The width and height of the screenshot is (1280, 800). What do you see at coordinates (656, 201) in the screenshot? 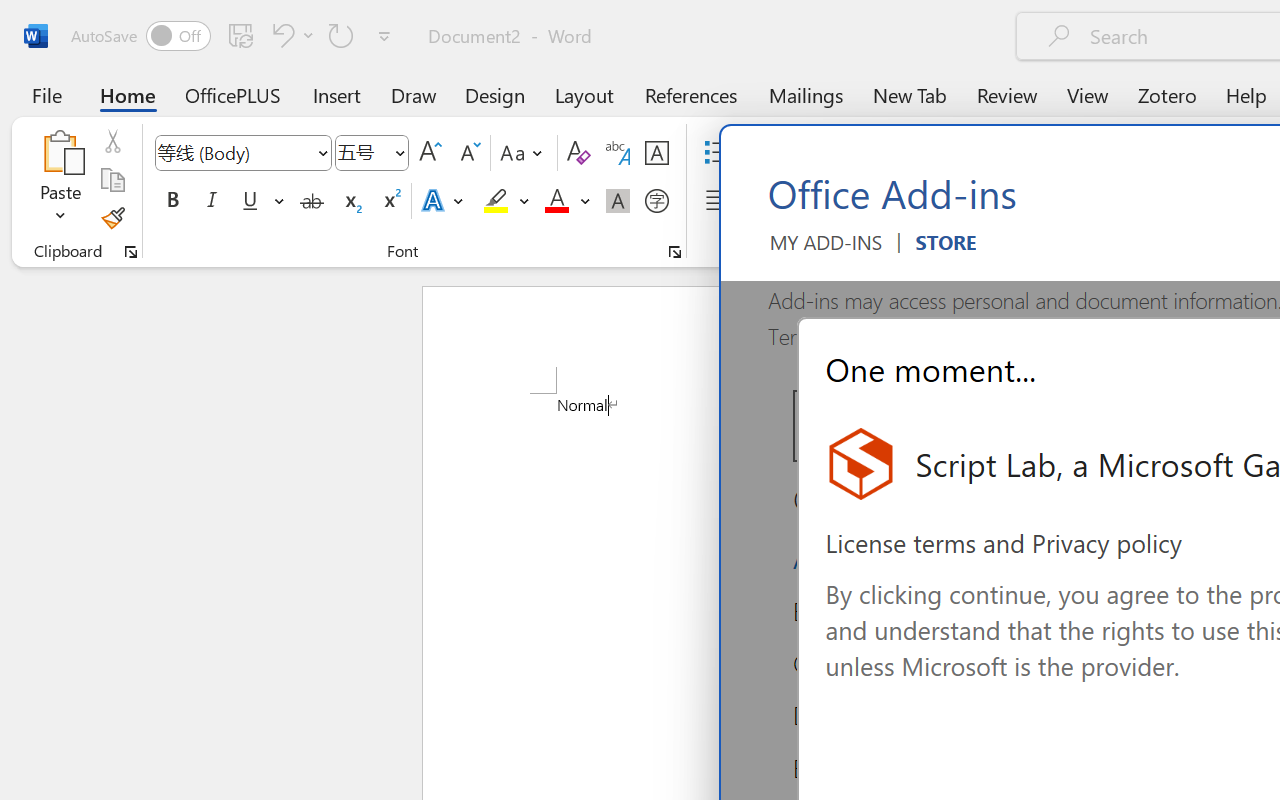
I see `'Enclose Characters...'` at bounding box center [656, 201].